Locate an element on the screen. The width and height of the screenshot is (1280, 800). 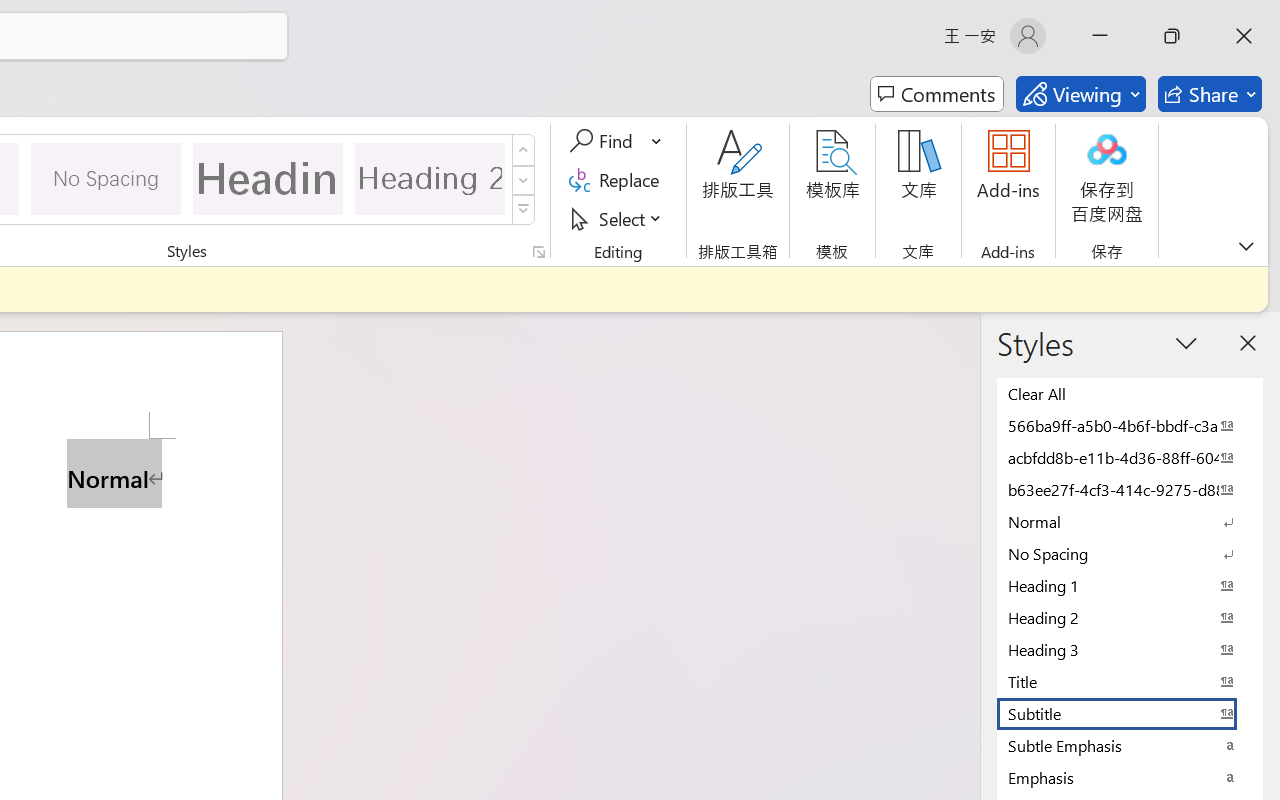
'Title' is located at coordinates (1130, 681).